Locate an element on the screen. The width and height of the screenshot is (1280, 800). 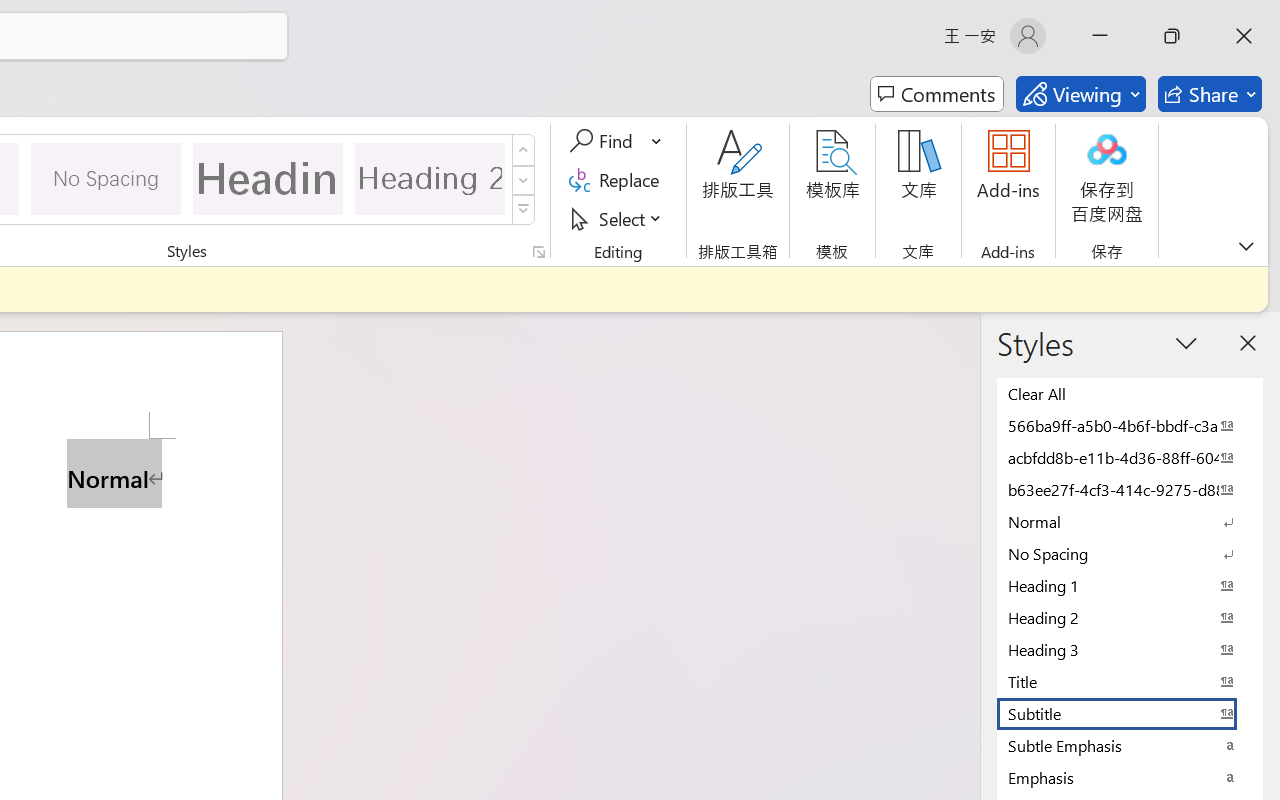
'Title' is located at coordinates (1130, 681).